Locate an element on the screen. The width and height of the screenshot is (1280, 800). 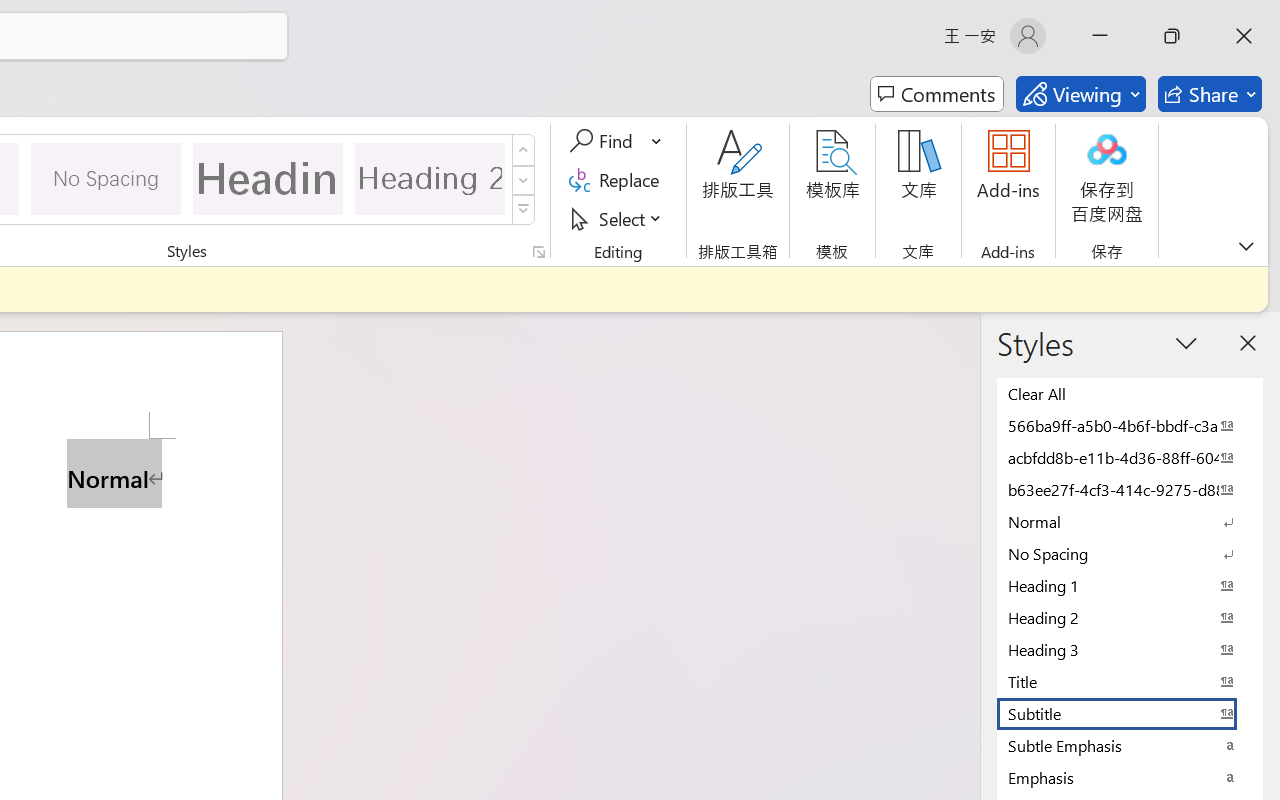
'Title' is located at coordinates (1130, 681).